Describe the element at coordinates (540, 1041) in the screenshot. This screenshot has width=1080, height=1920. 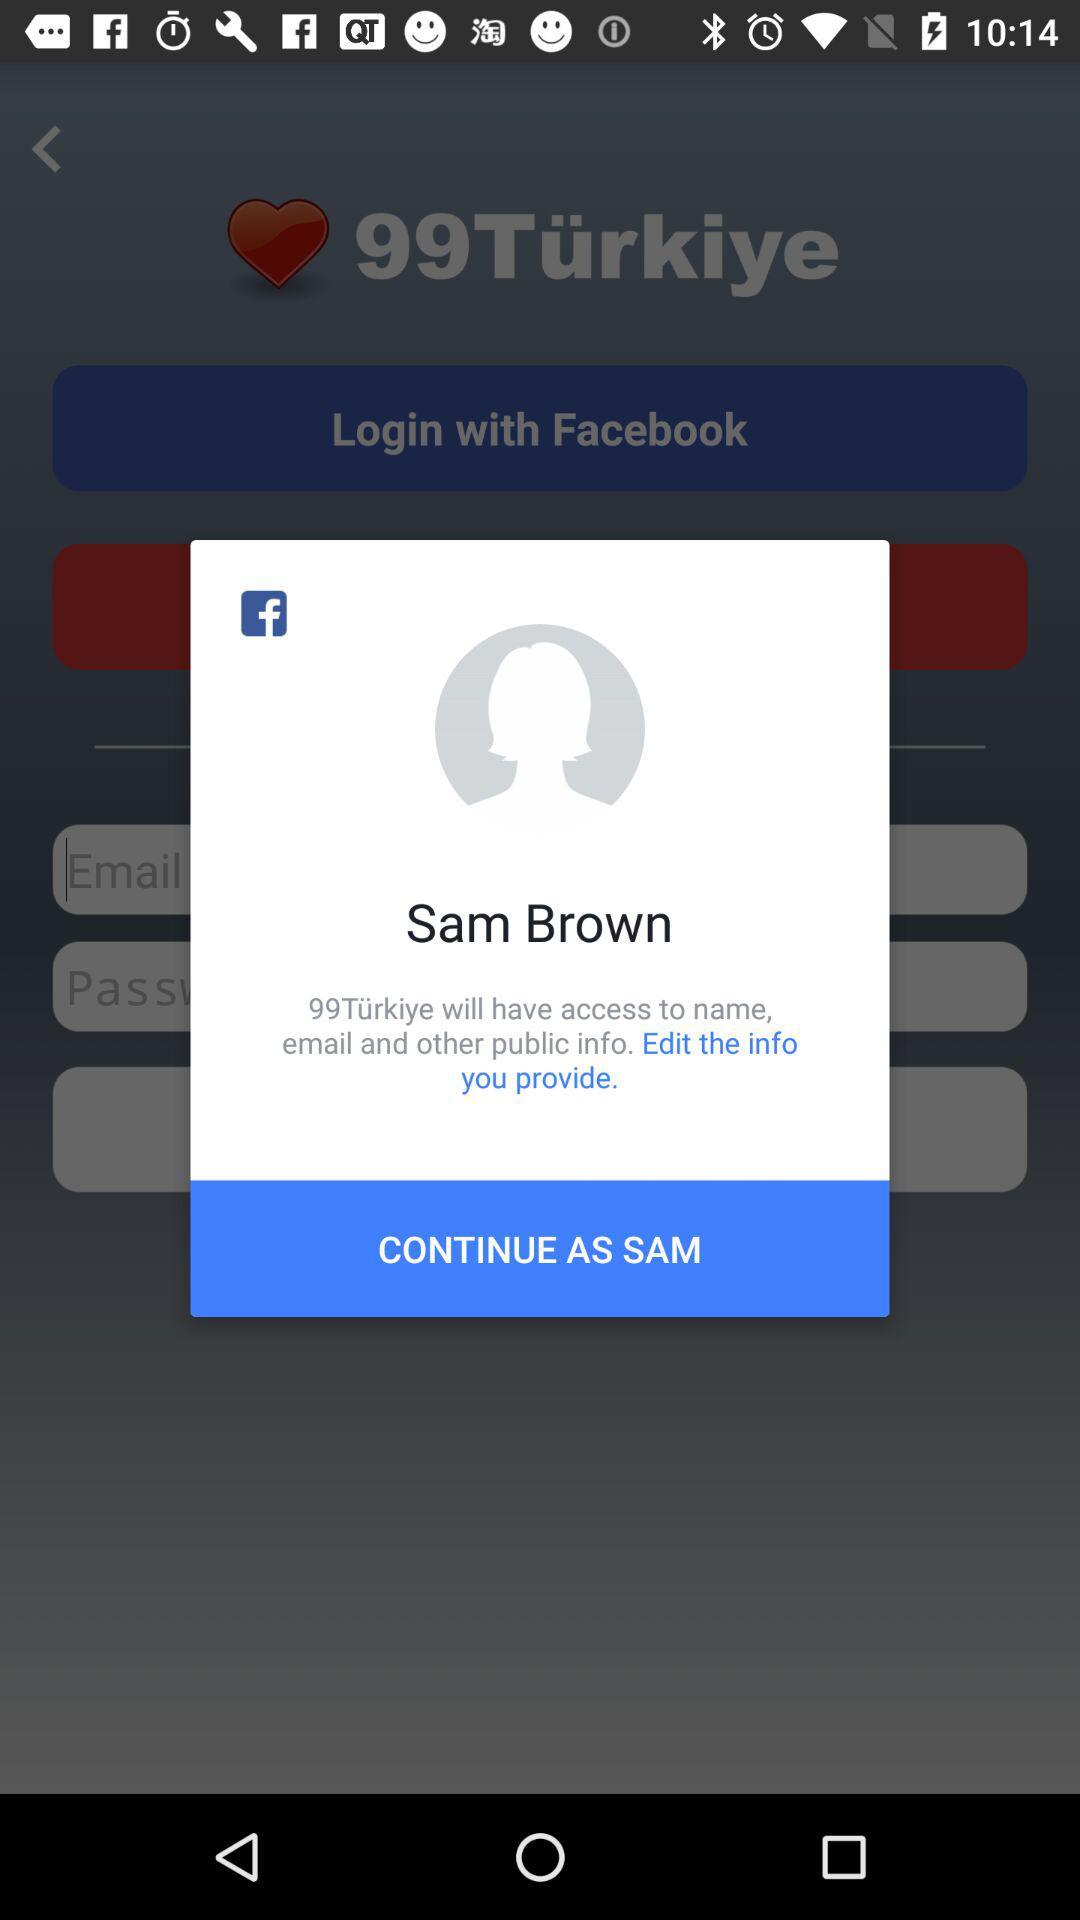
I see `icon below sam brown` at that location.